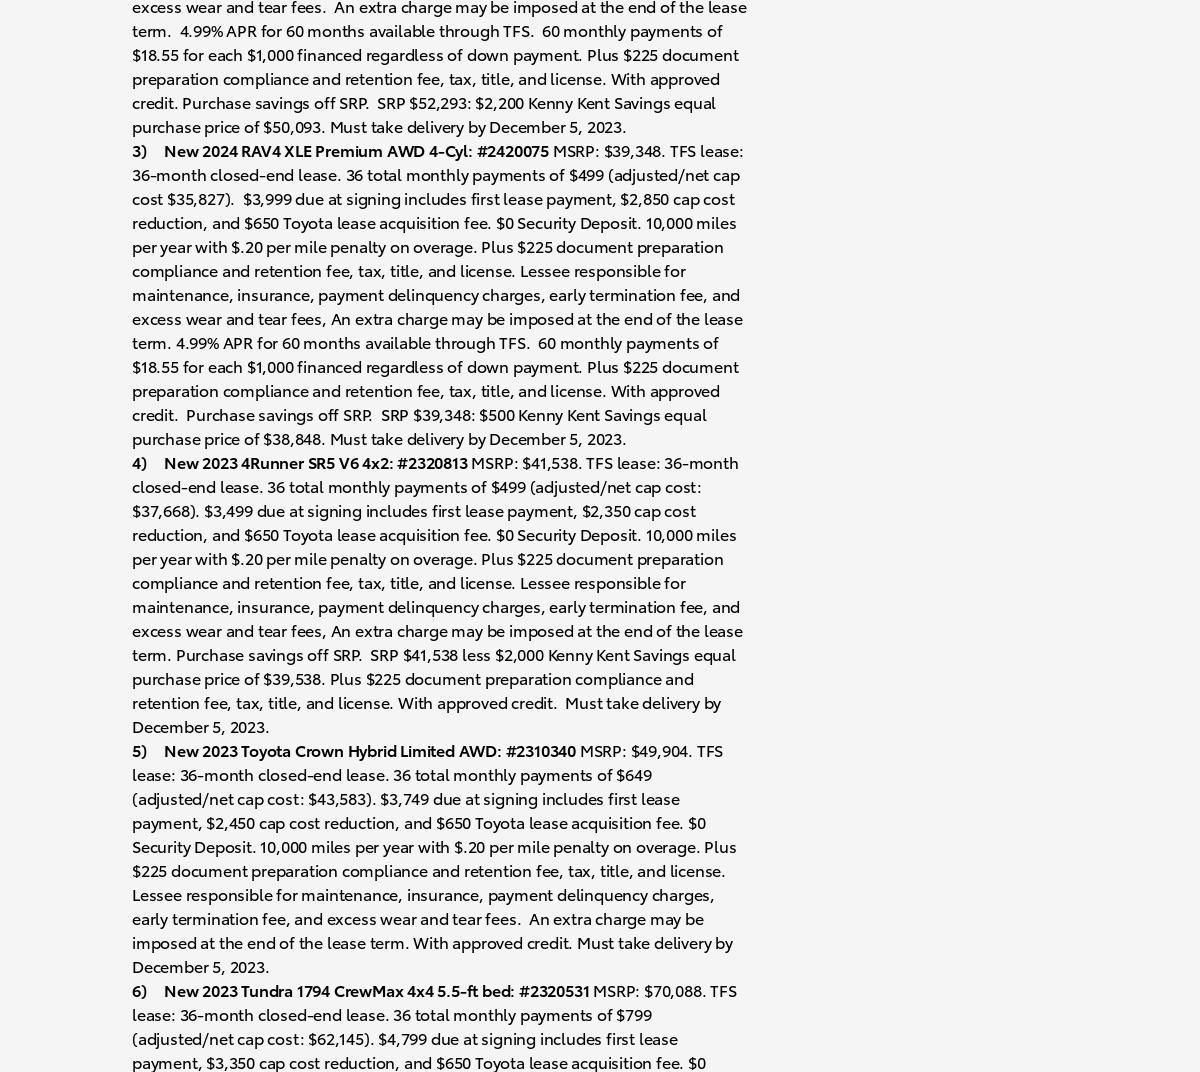  Describe the element at coordinates (138, 987) in the screenshot. I see `'6)'` at that location.